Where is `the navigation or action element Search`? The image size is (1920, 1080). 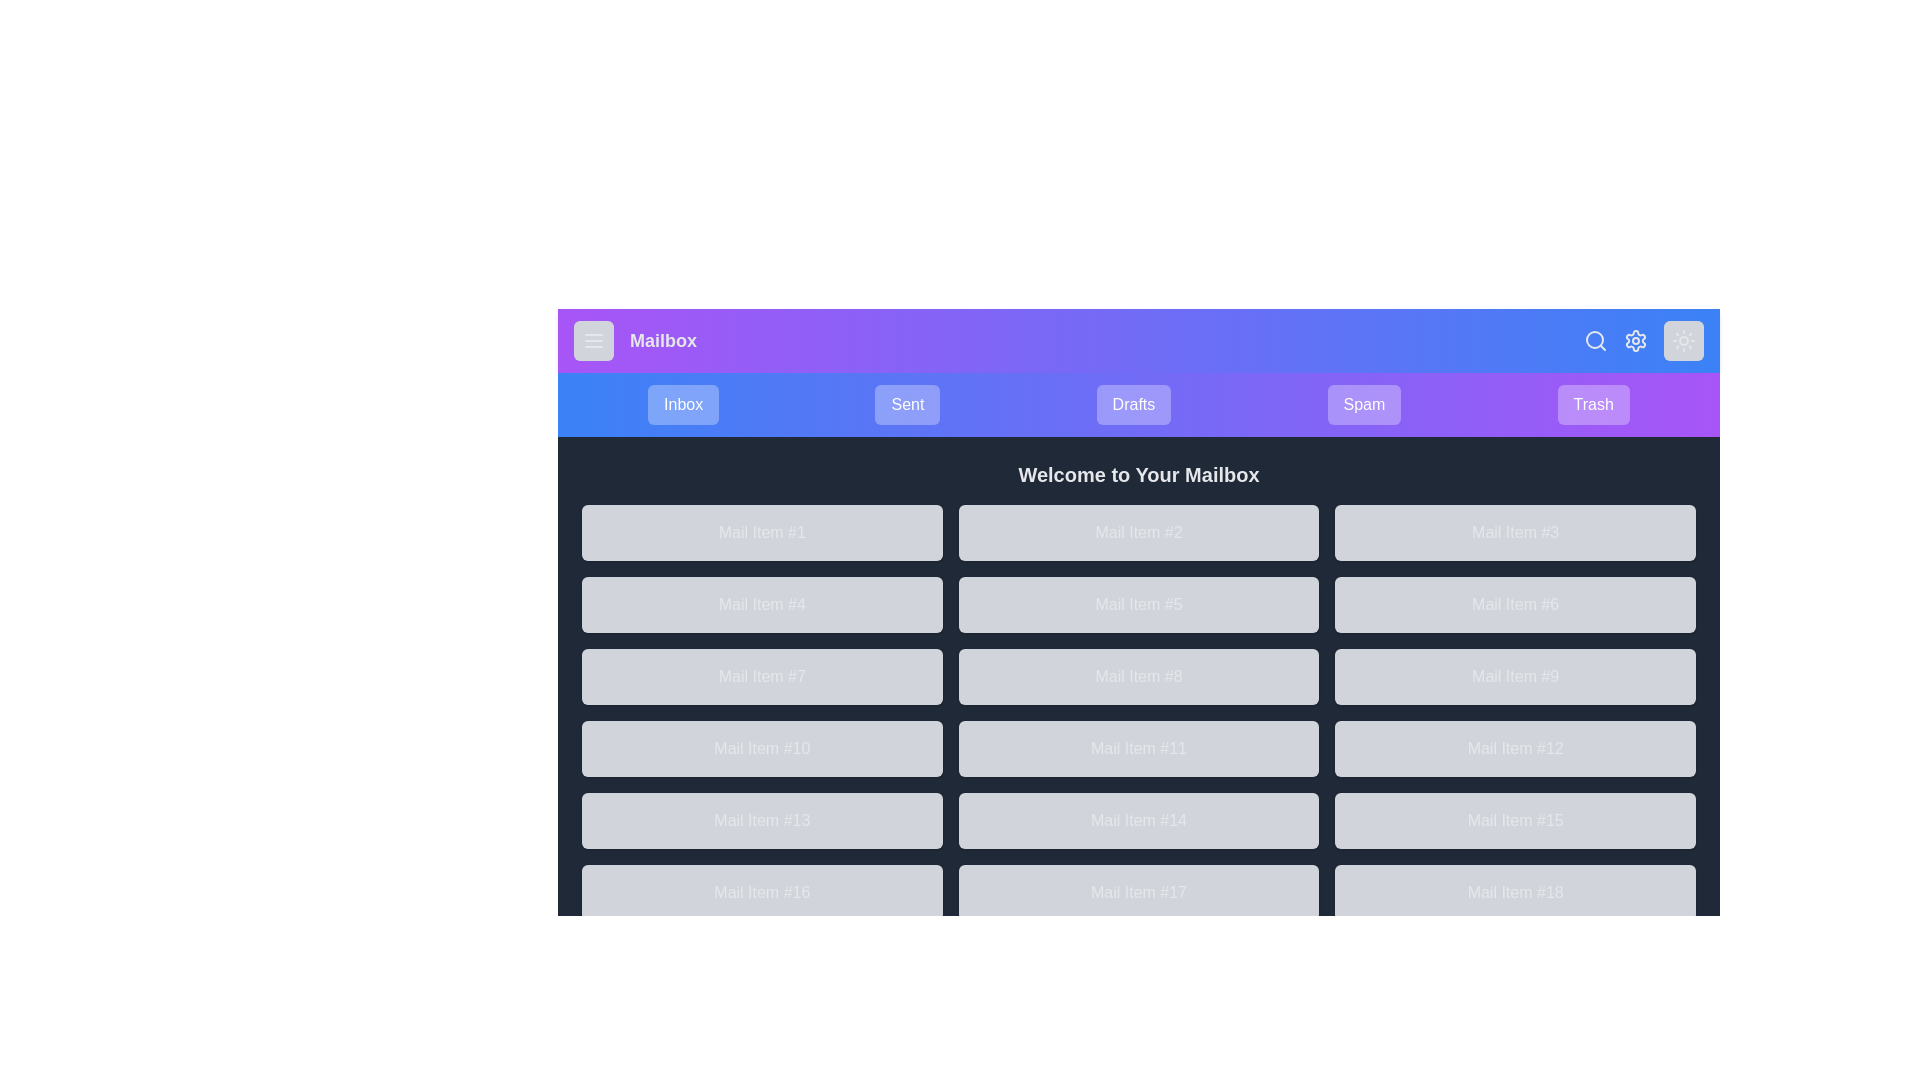 the navigation or action element Search is located at coordinates (1595, 339).